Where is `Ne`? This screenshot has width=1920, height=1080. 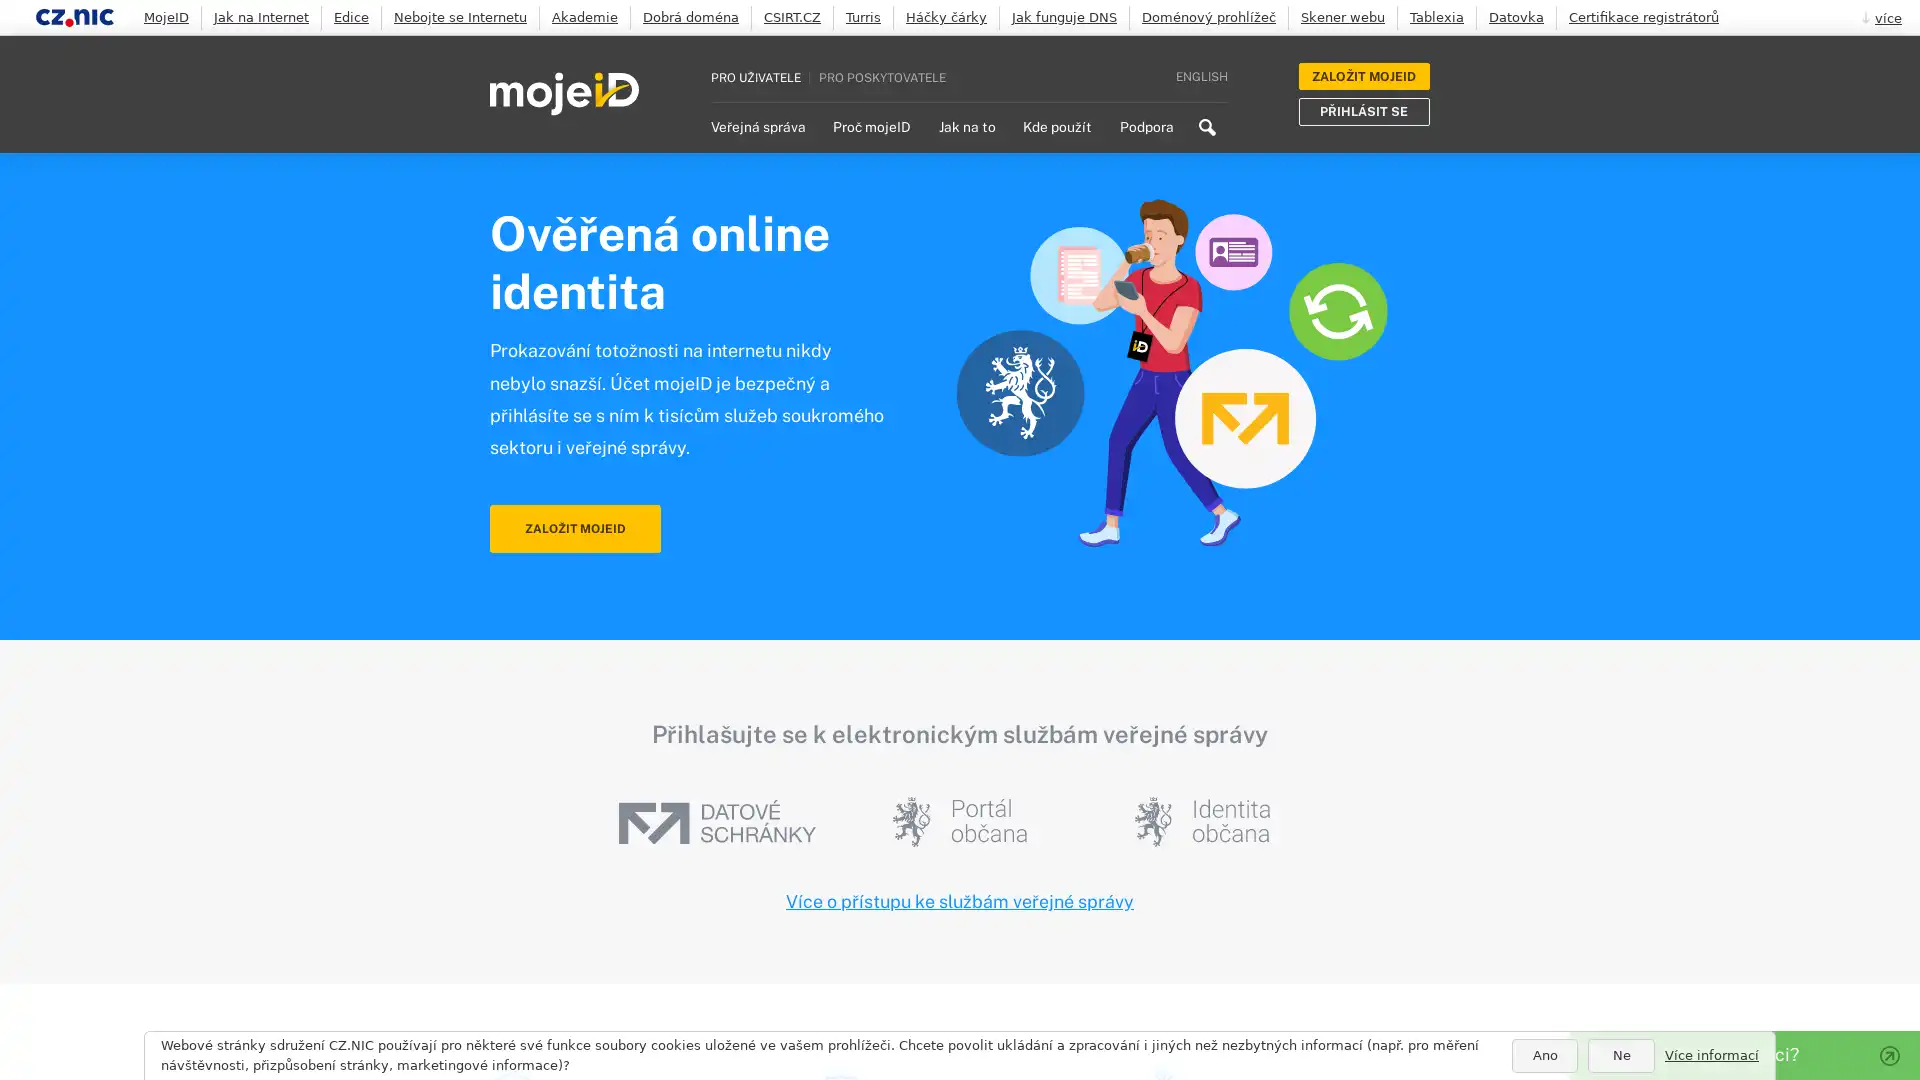 Ne is located at coordinates (1621, 1055).